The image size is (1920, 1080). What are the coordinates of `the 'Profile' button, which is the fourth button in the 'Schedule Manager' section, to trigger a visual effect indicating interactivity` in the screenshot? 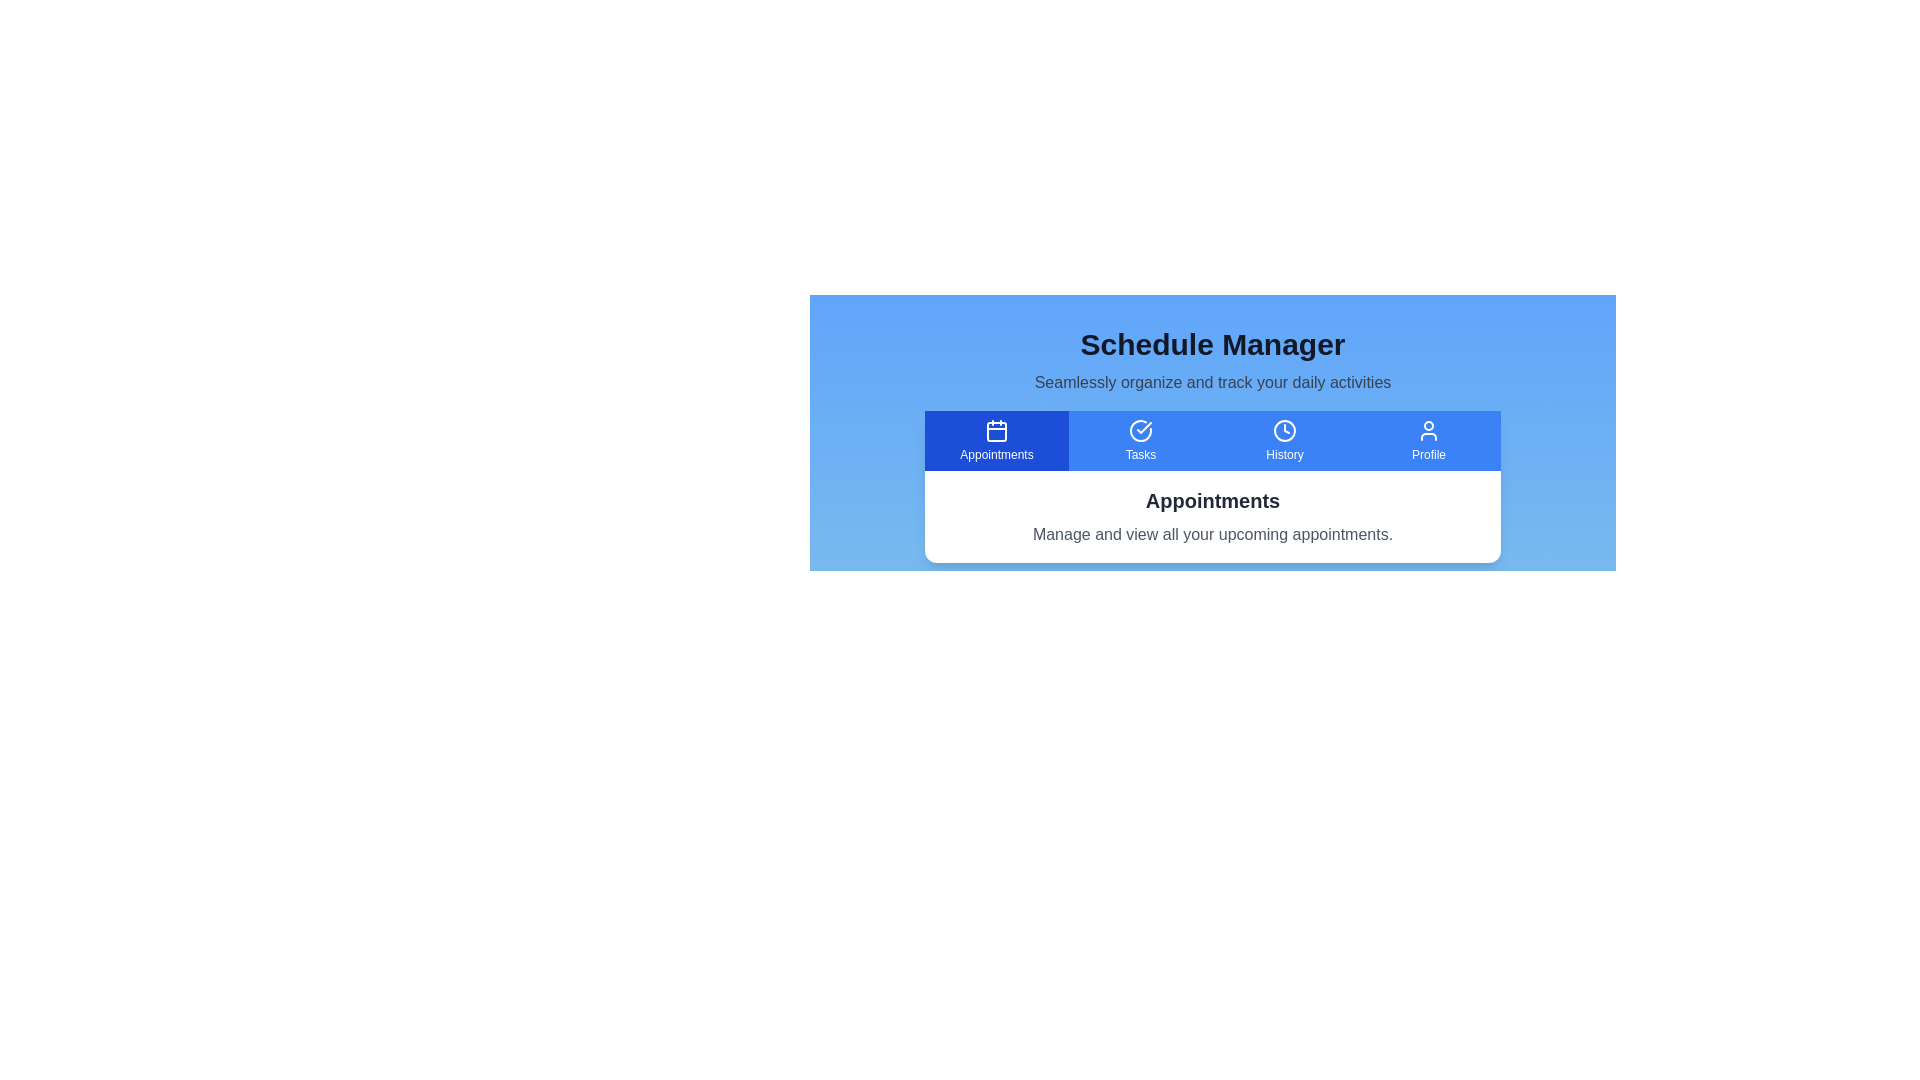 It's located at (1428, 439).